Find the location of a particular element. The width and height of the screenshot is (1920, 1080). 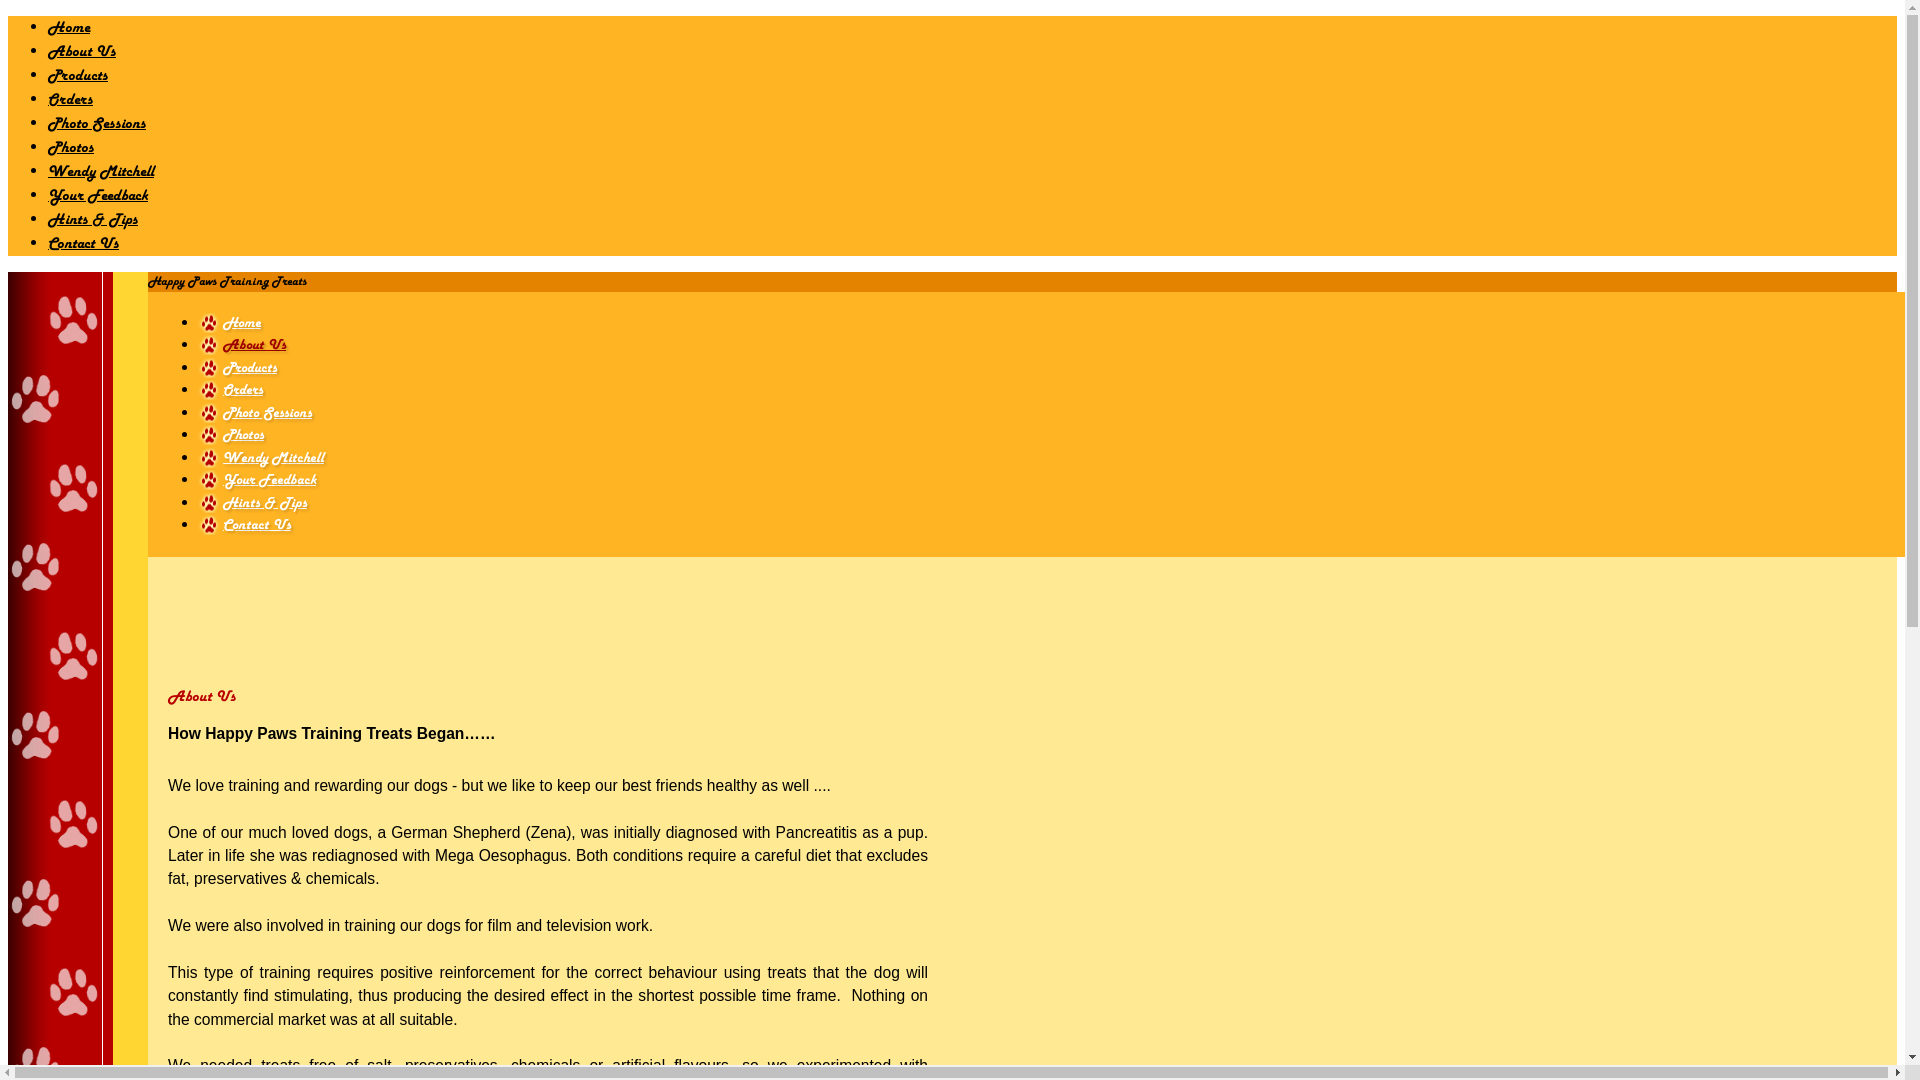

'Photo Sessions' is located at coordinates (48, 123).